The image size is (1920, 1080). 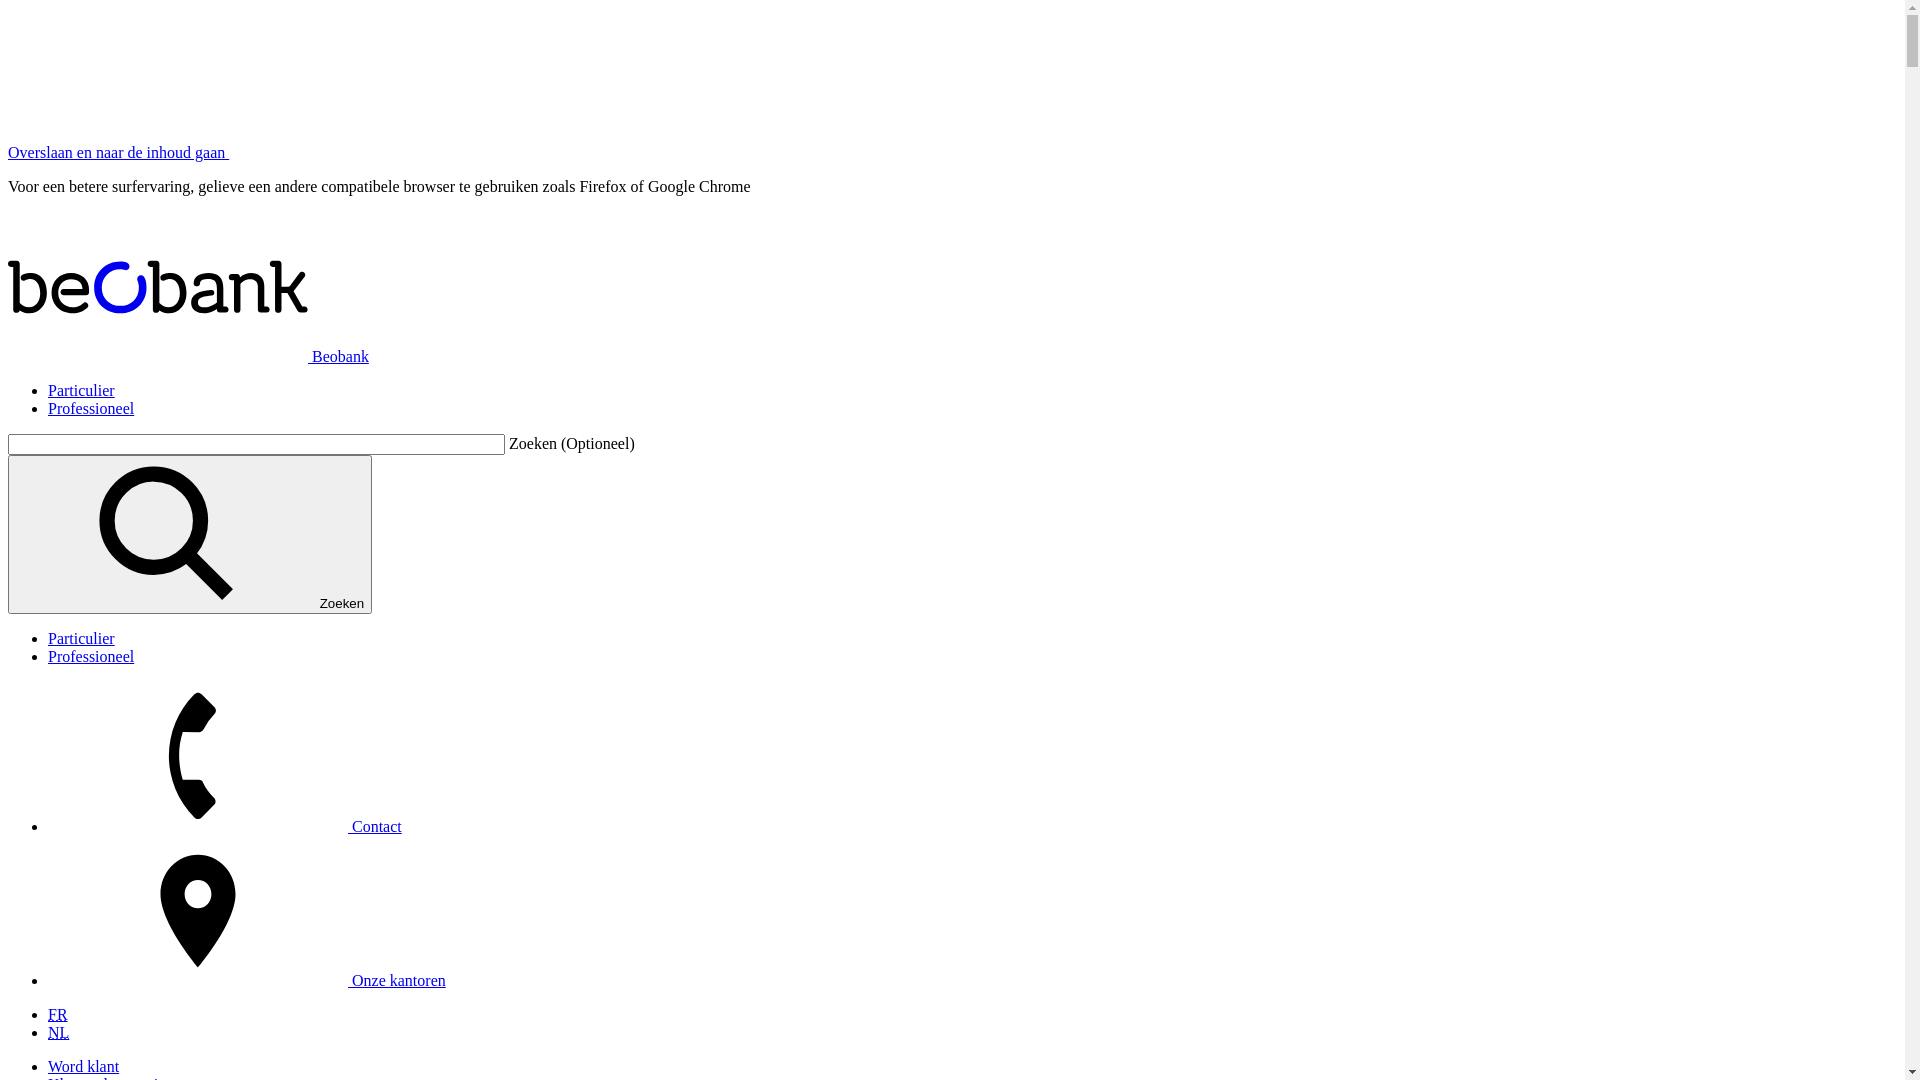 I want to click on 'Contact', so click(x=225, y=826).